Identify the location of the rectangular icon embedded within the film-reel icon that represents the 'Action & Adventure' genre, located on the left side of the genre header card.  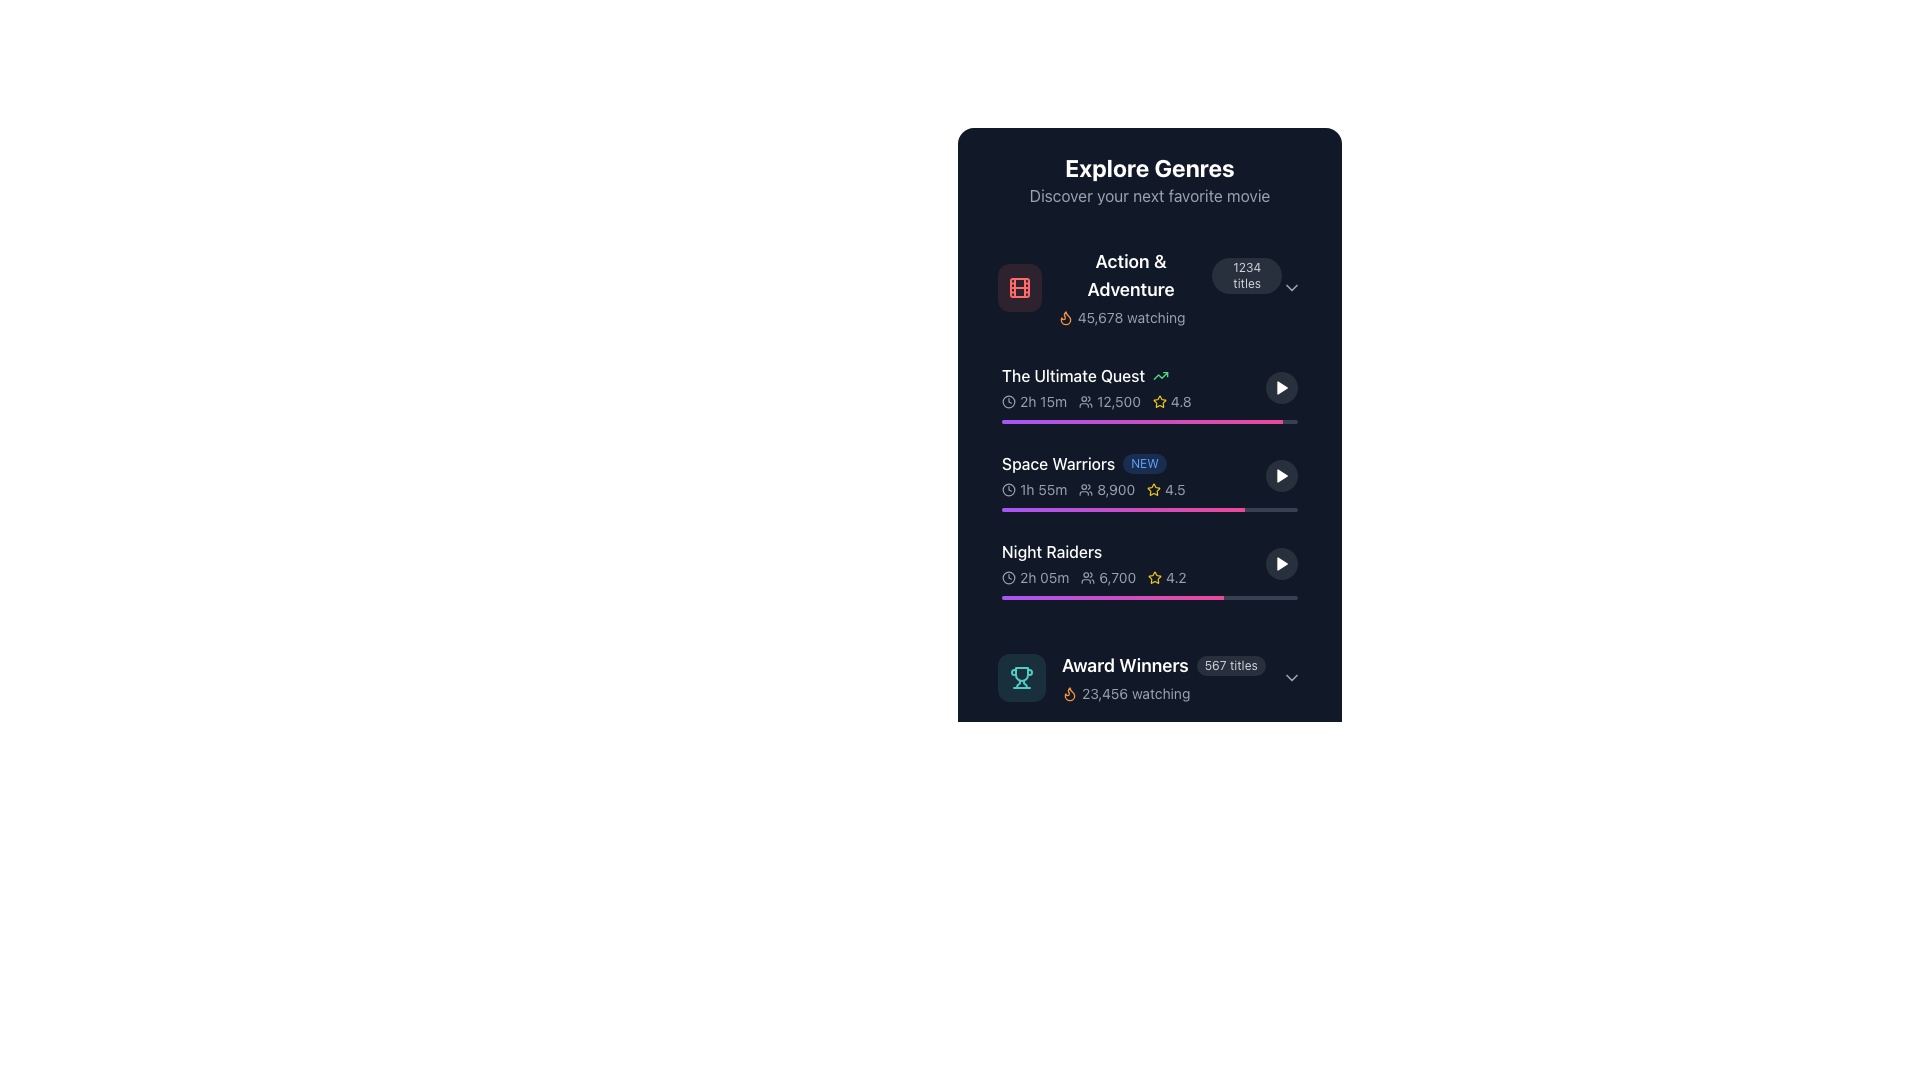
(1019, 288).